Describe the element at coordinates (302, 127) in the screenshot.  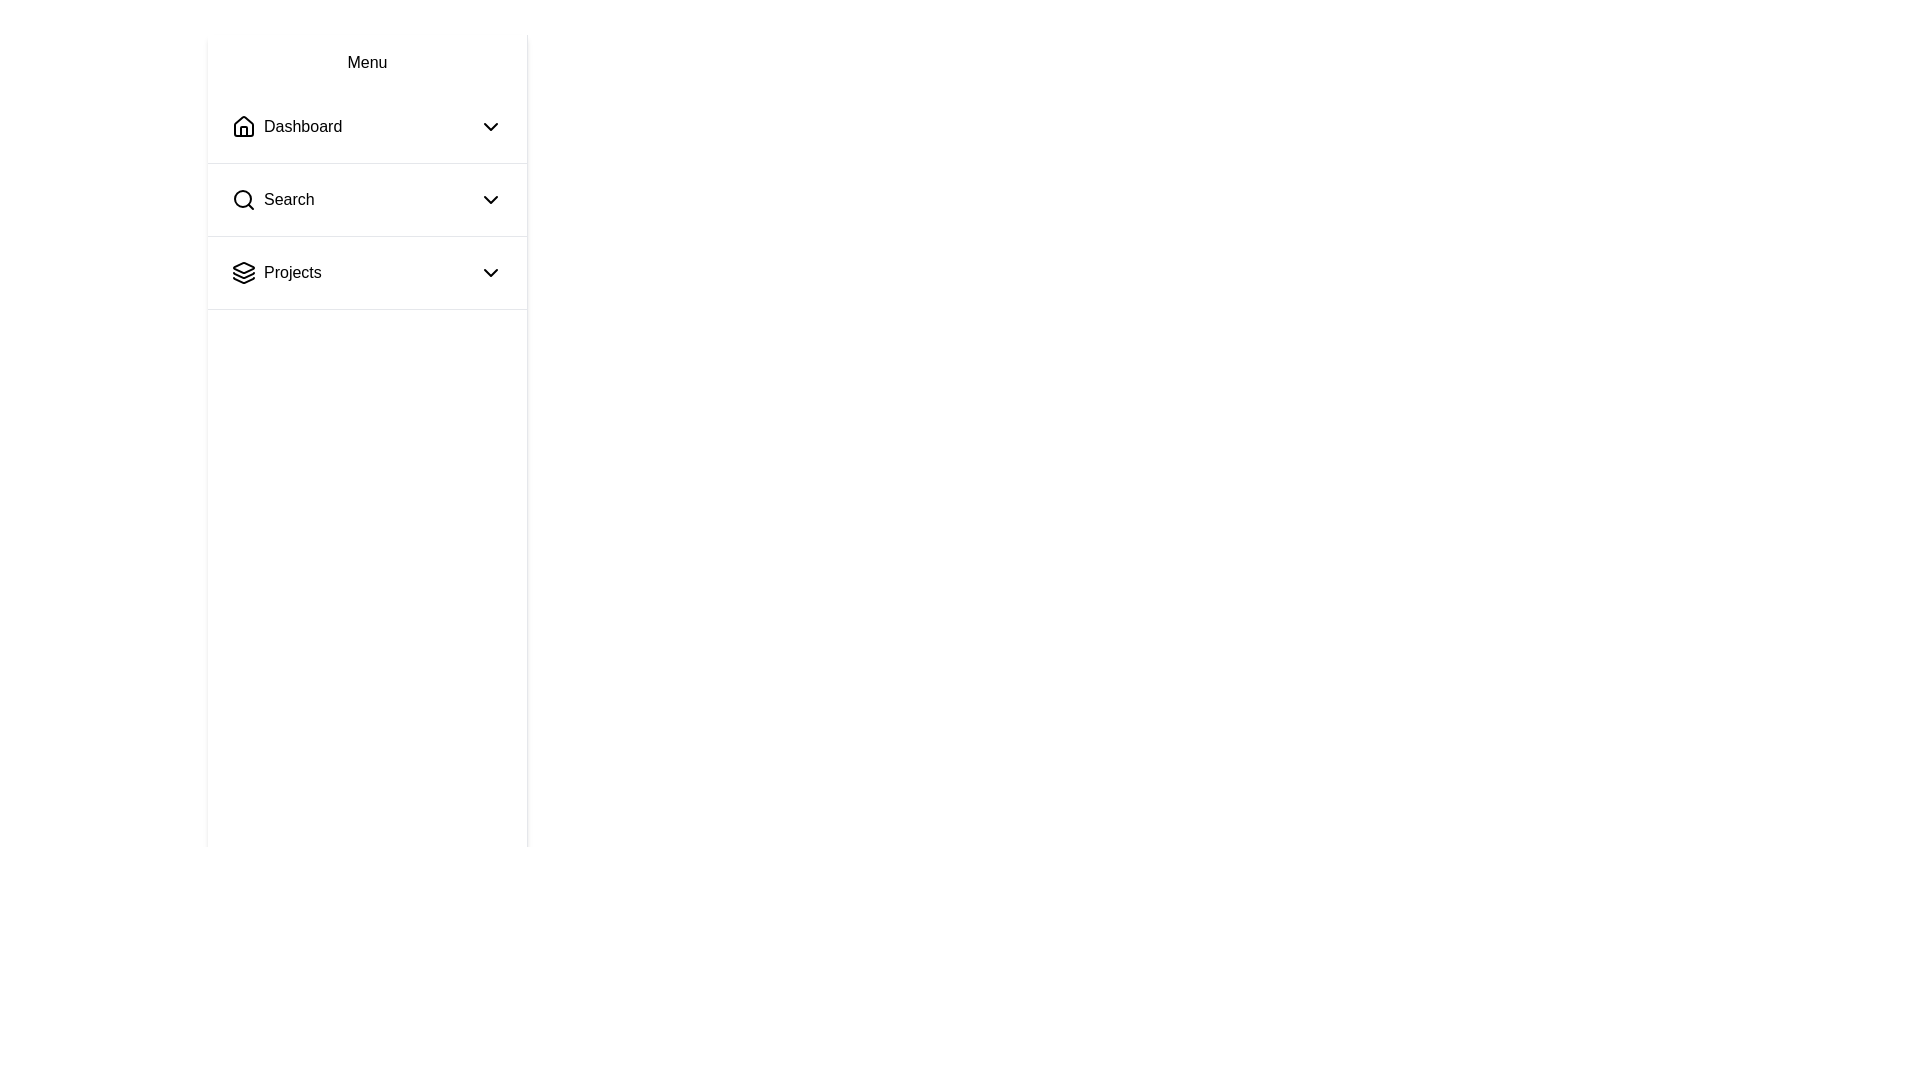
I see `the 'Dashboard' navigation label located in the vertical menu, which follows a house icon and precedes a dropdown indicator` at that location.